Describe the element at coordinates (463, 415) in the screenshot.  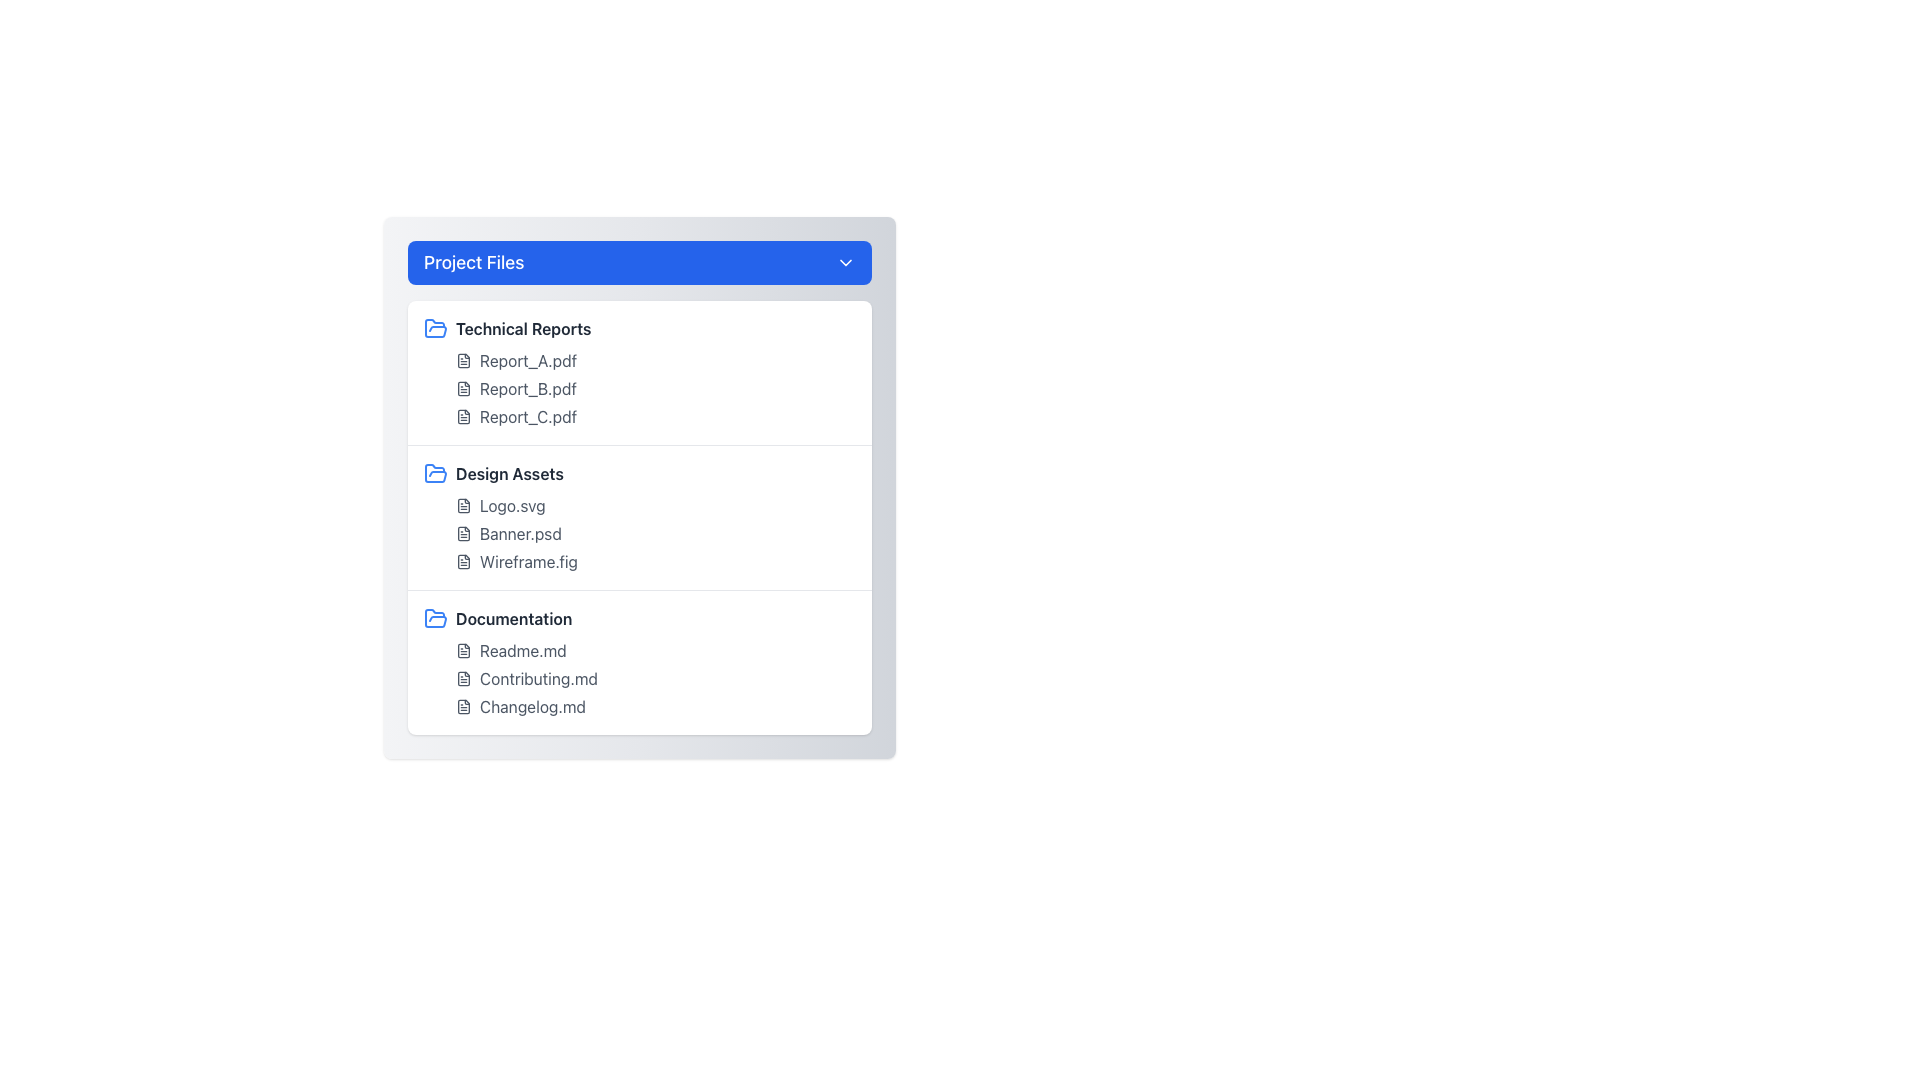
I see `the file icon representing 'Report_C.pdf' located to the left of the text in the 'Technical Reports' list under the 'Project Files' panel` at that location.